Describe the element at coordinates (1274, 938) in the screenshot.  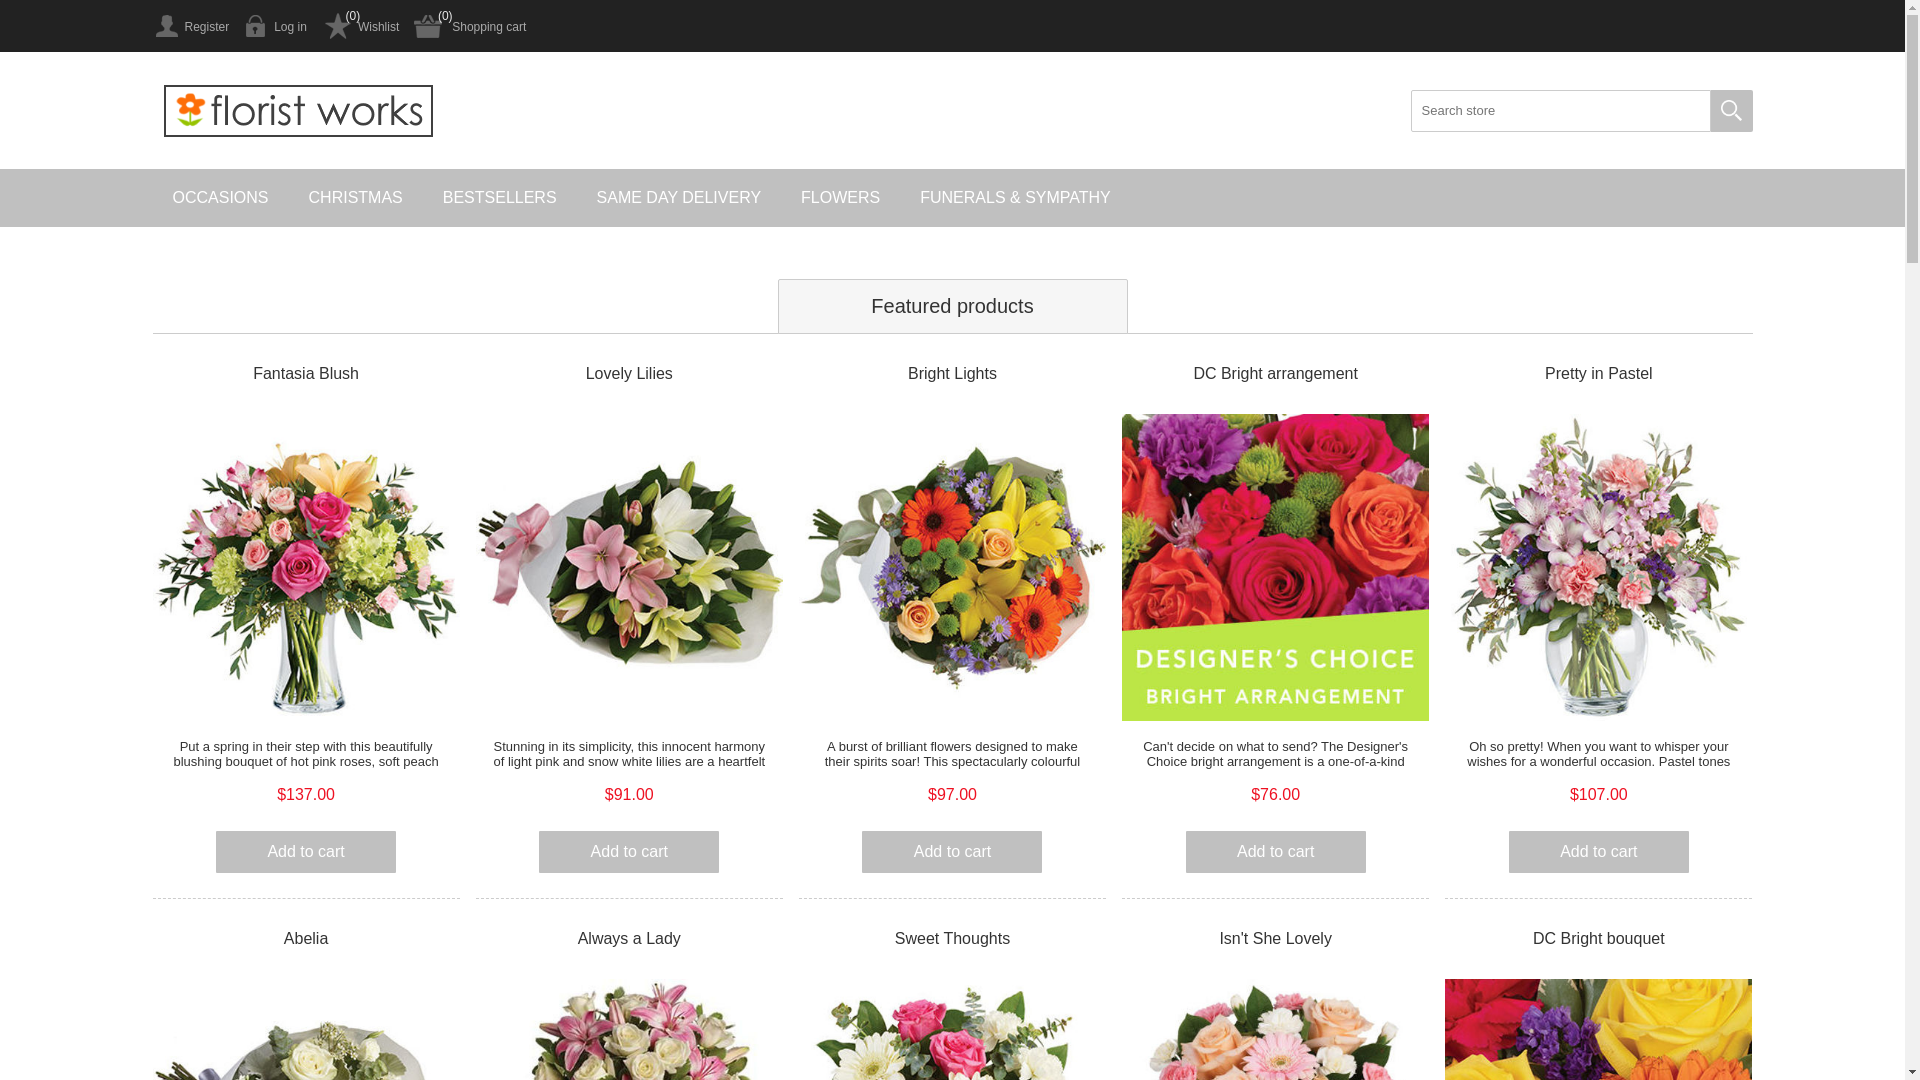
I see `'Isn't She Lovely'` at that location.